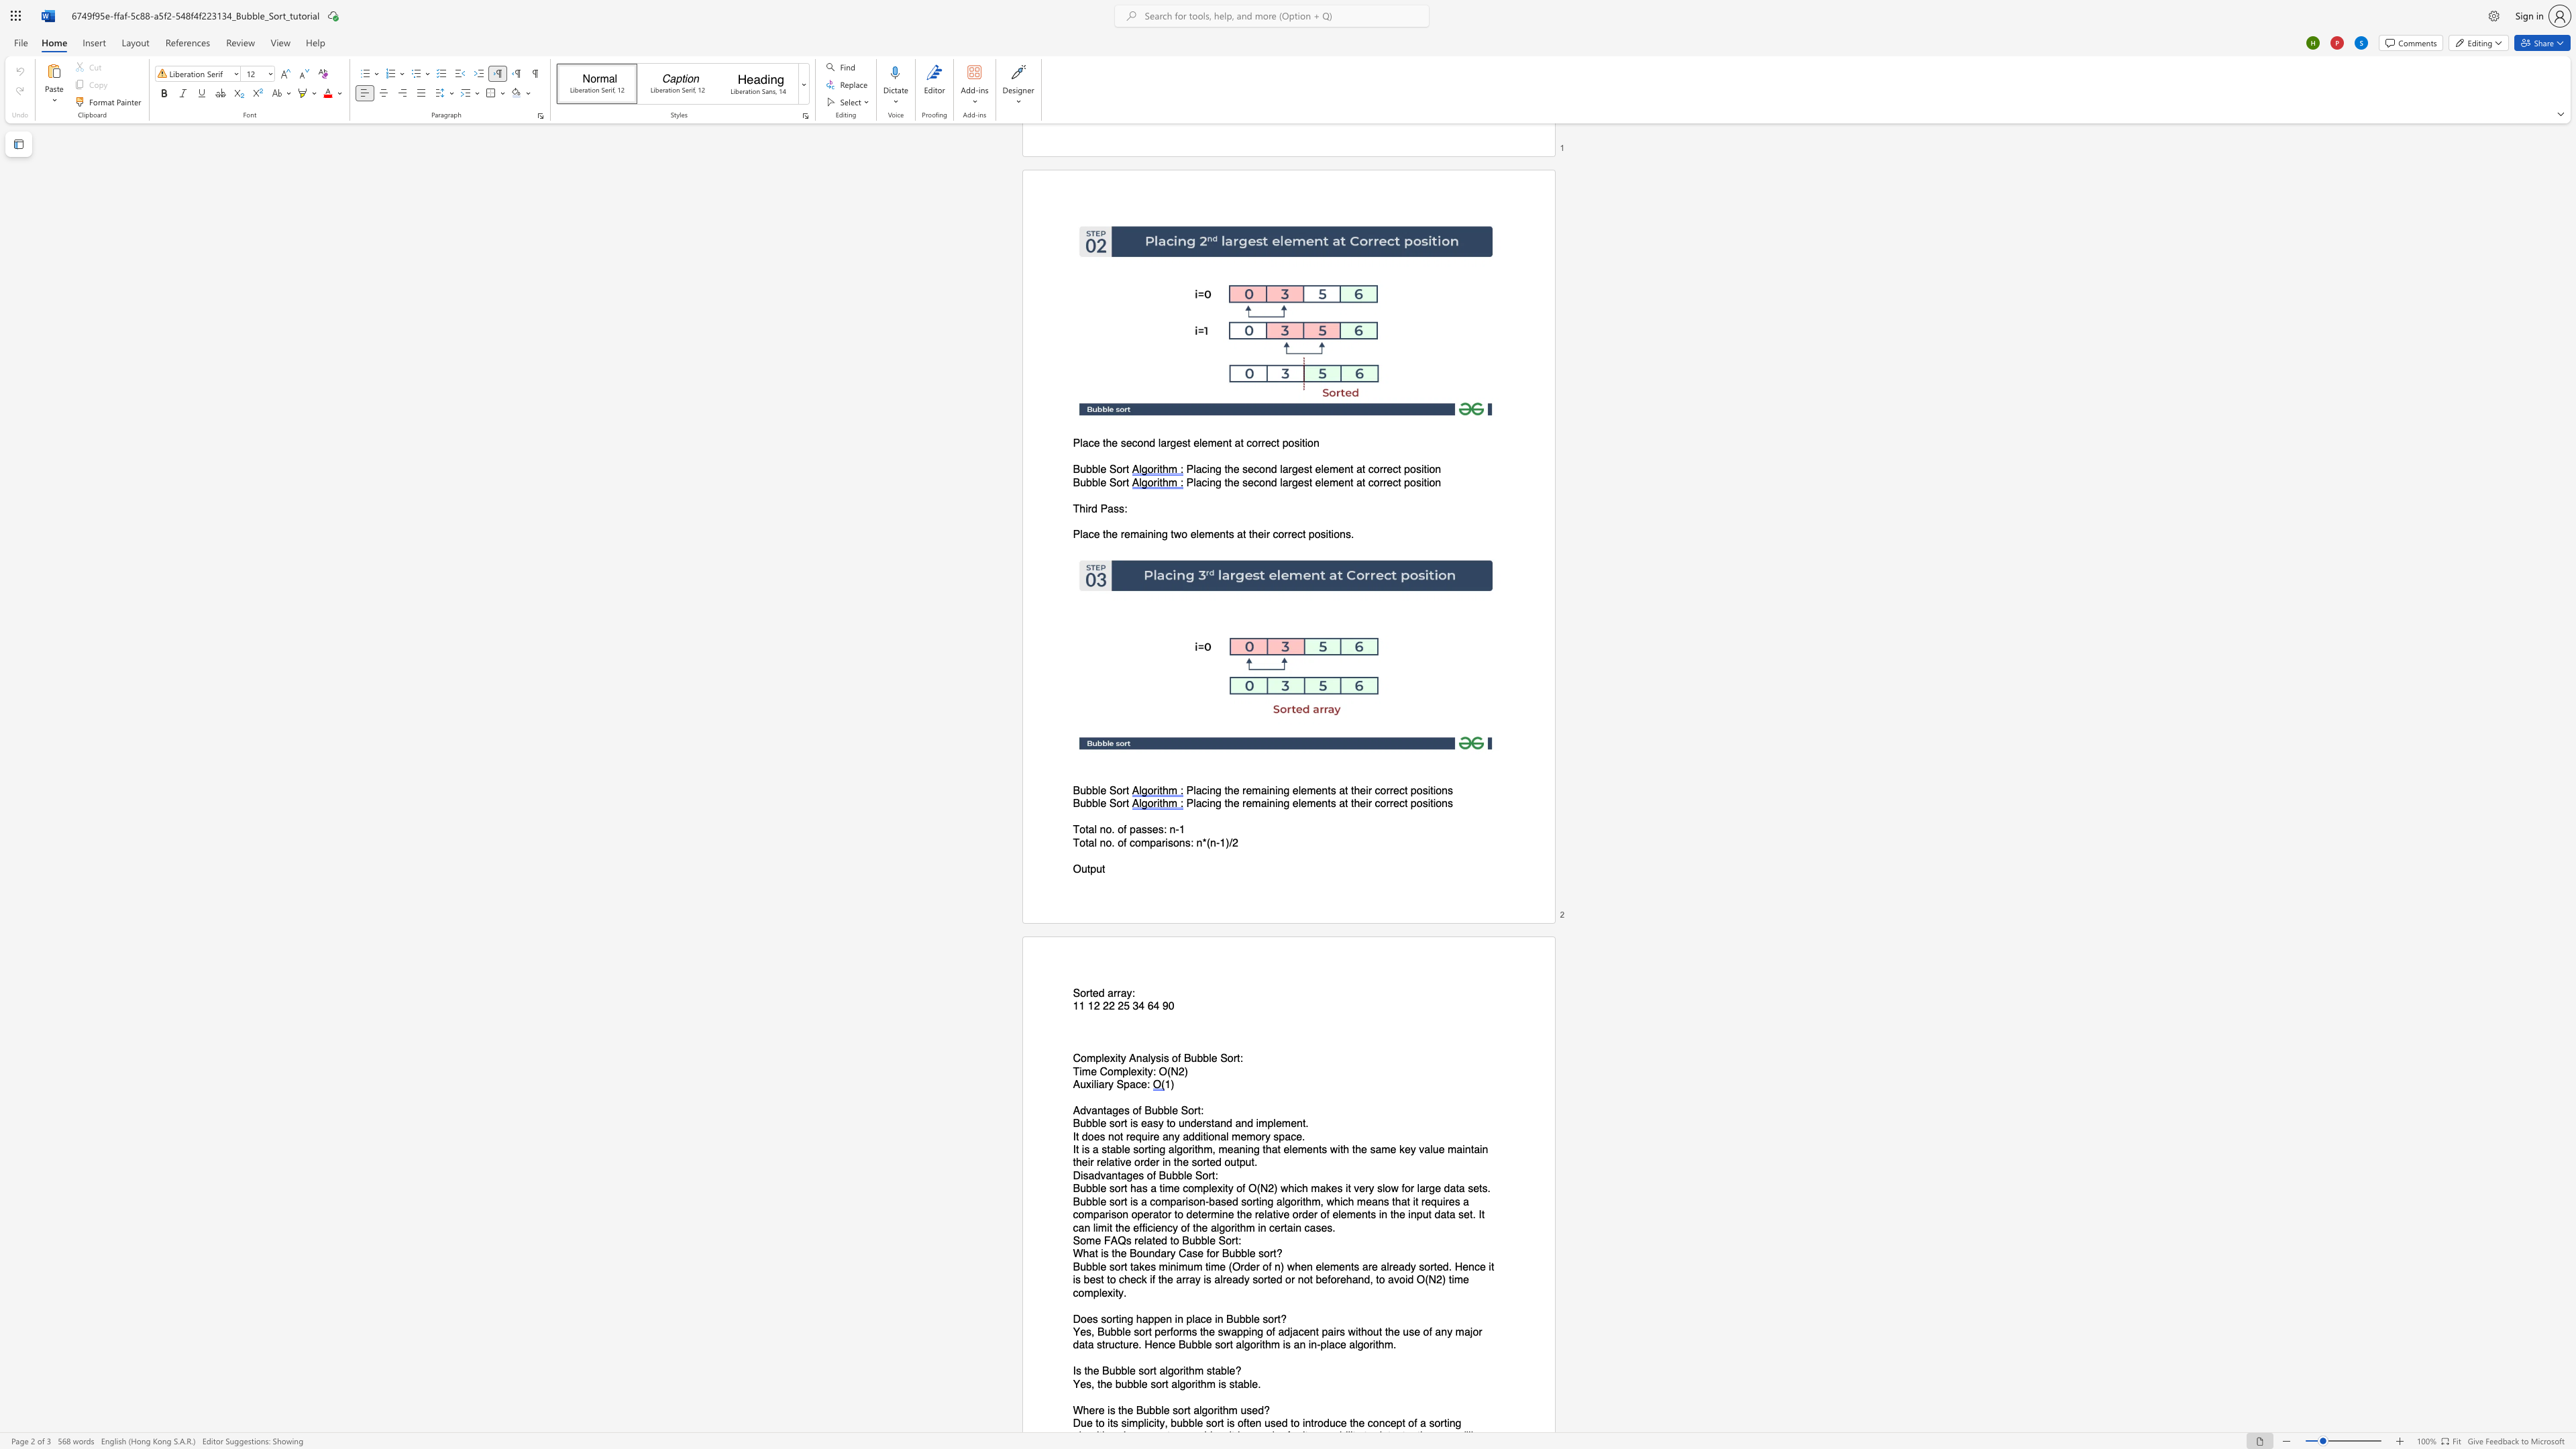 Image resolution: width=2576 pixels, height=1449 pixels. What do you see at coordinates (1176, 1148) in the screenshot?
I see `the space between the continuous character "l" and "g" in the text` at bounding box center [1176, 1148].